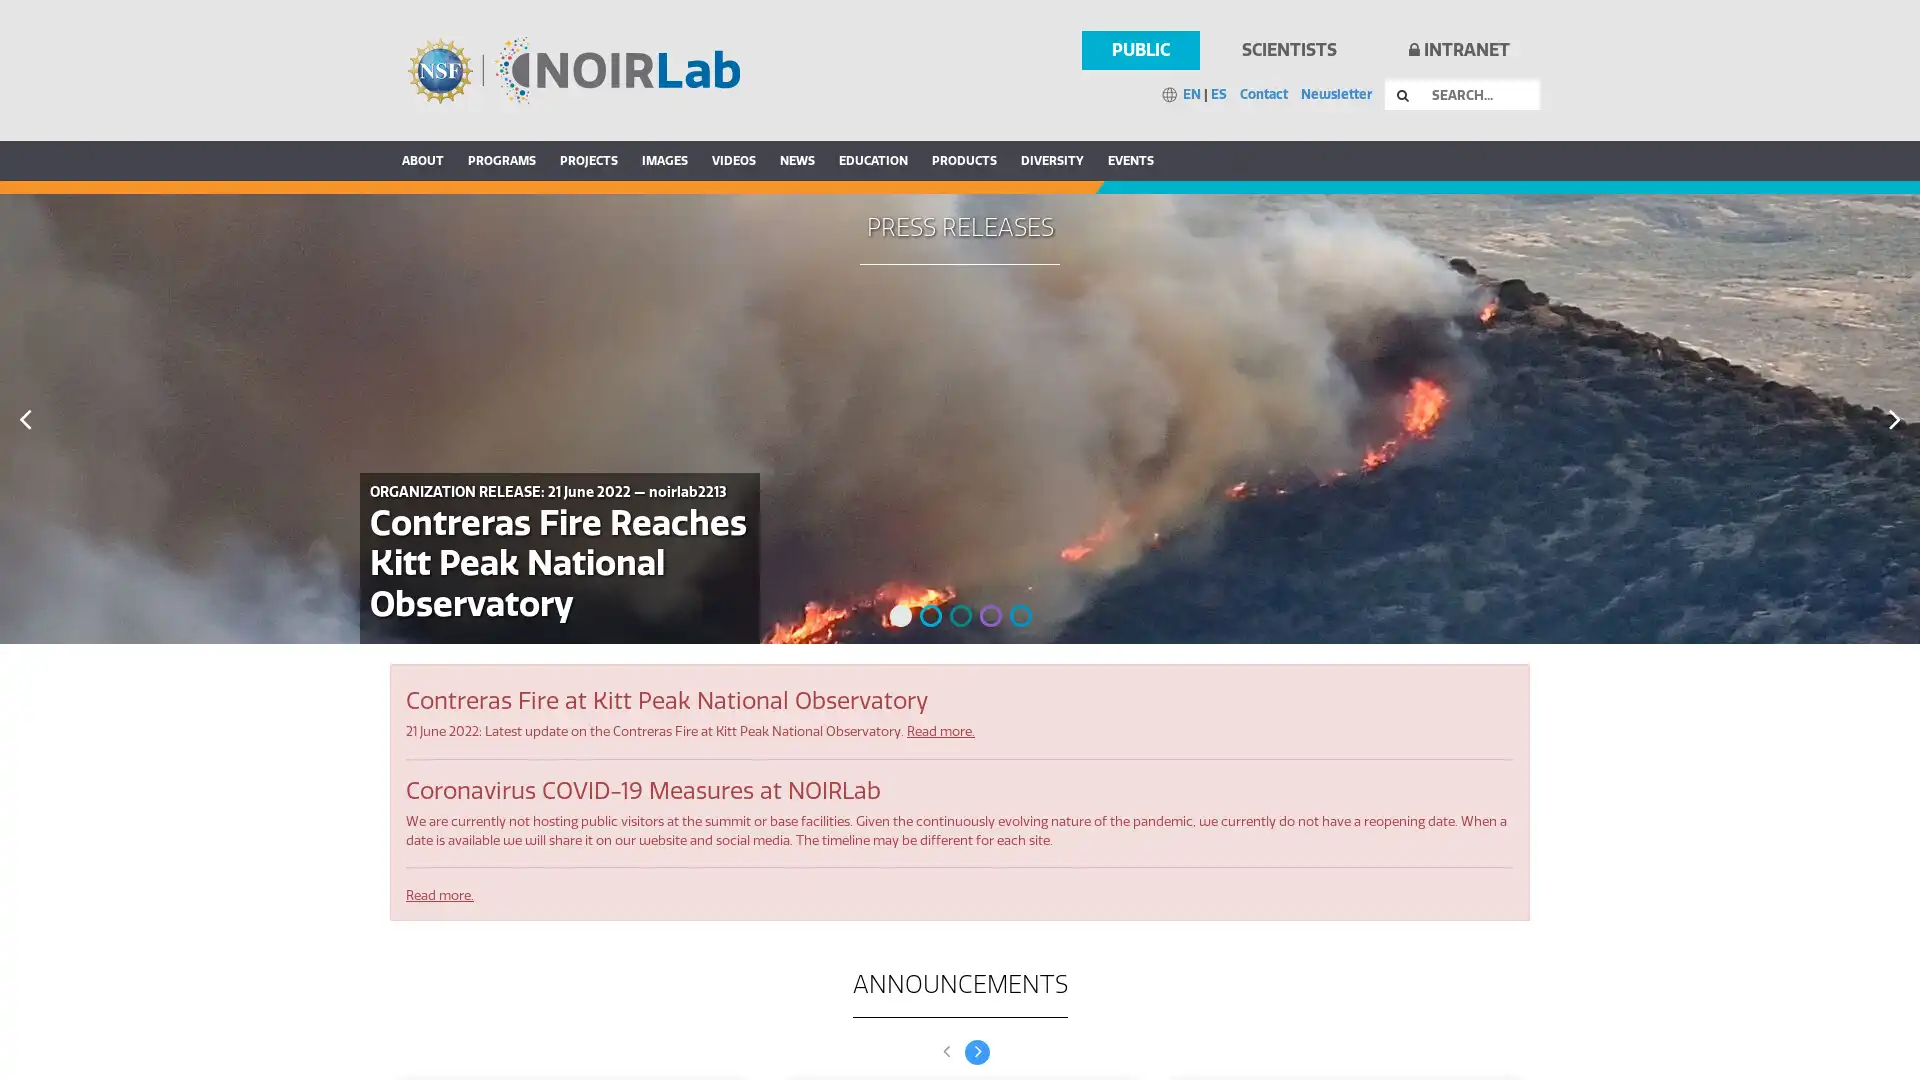  Describe the element at coordinates (900, 615) in the screenshot. I see `1` at that location.